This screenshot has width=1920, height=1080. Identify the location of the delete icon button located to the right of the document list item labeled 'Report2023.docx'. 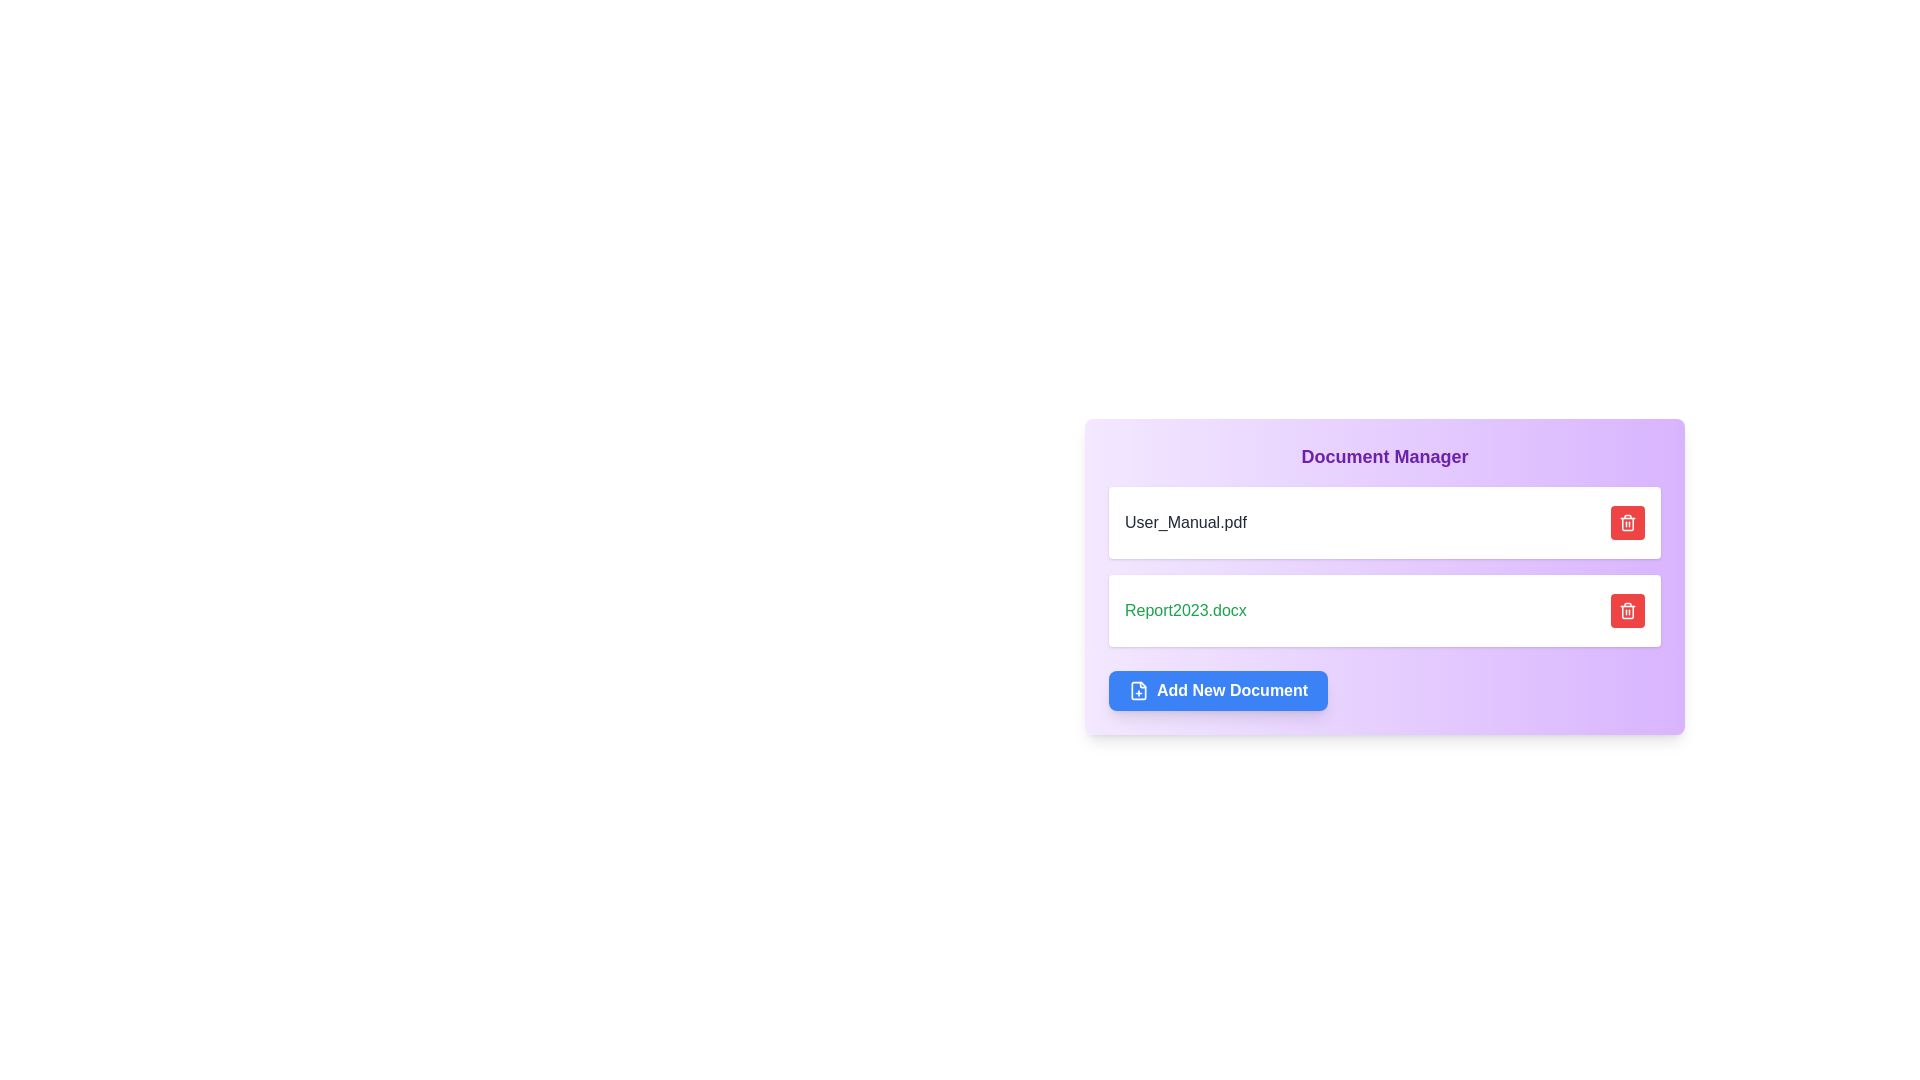
(1627, 609).